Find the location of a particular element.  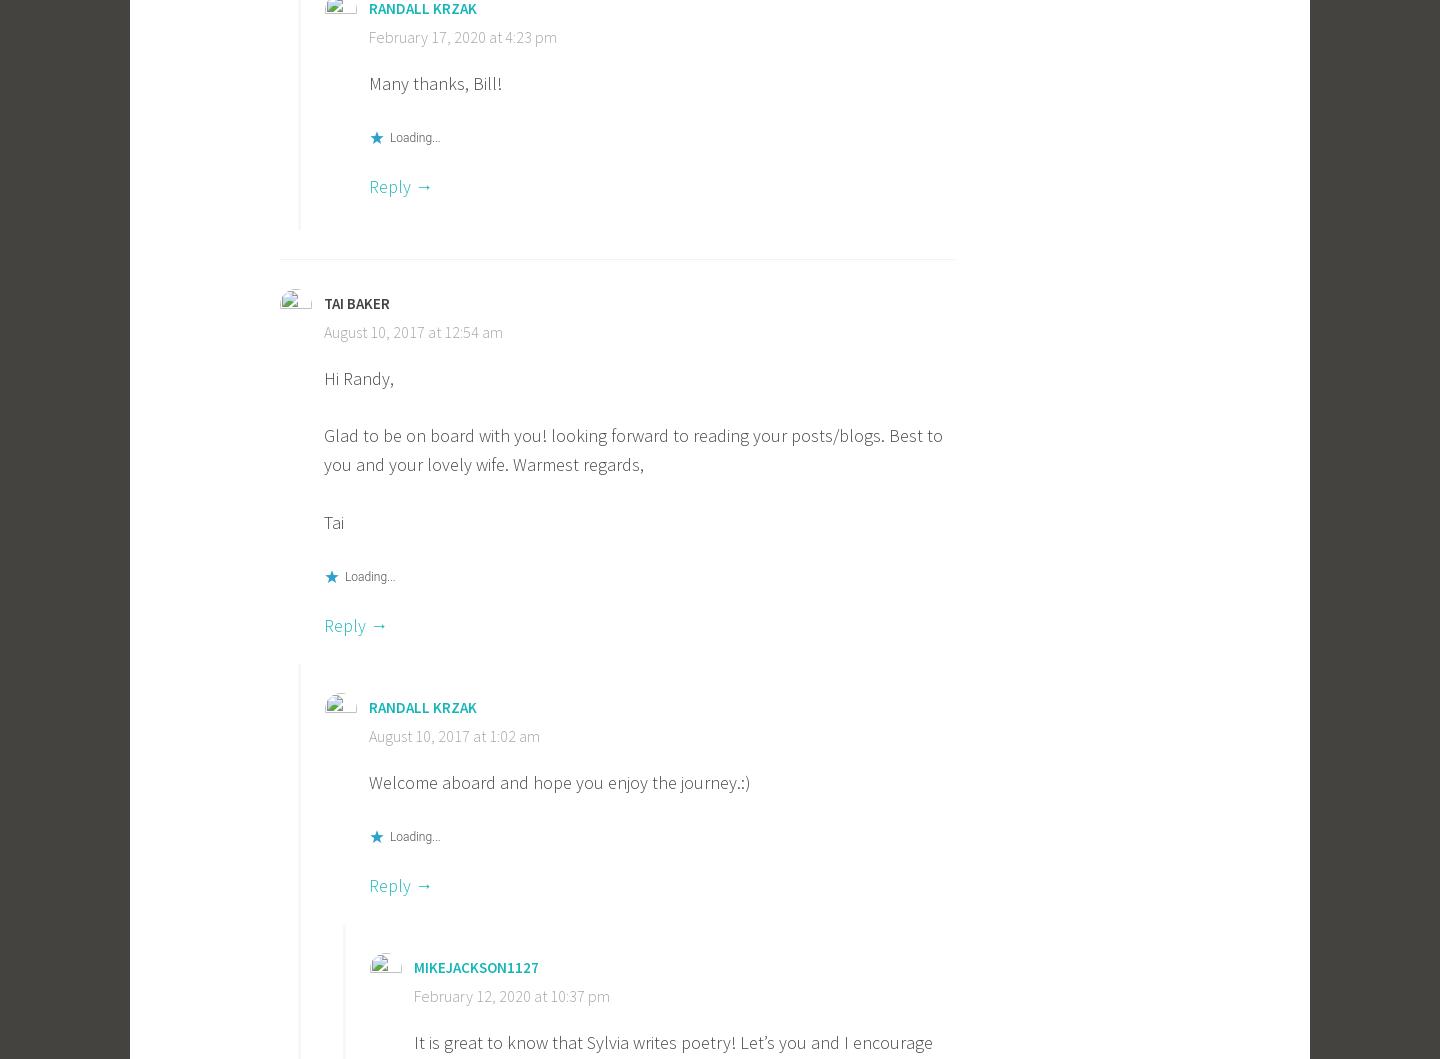

'Tai' is located at coordinates (333, 521).